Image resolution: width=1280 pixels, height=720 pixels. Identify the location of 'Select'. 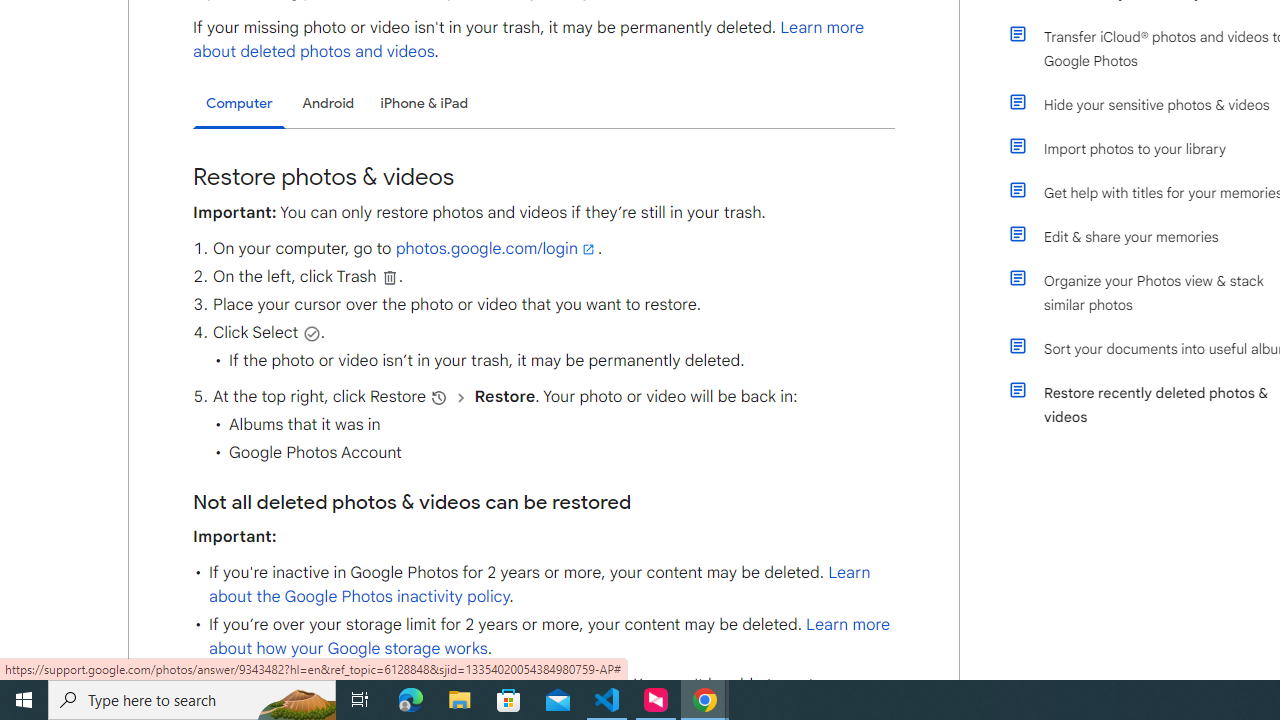
(310, 332).